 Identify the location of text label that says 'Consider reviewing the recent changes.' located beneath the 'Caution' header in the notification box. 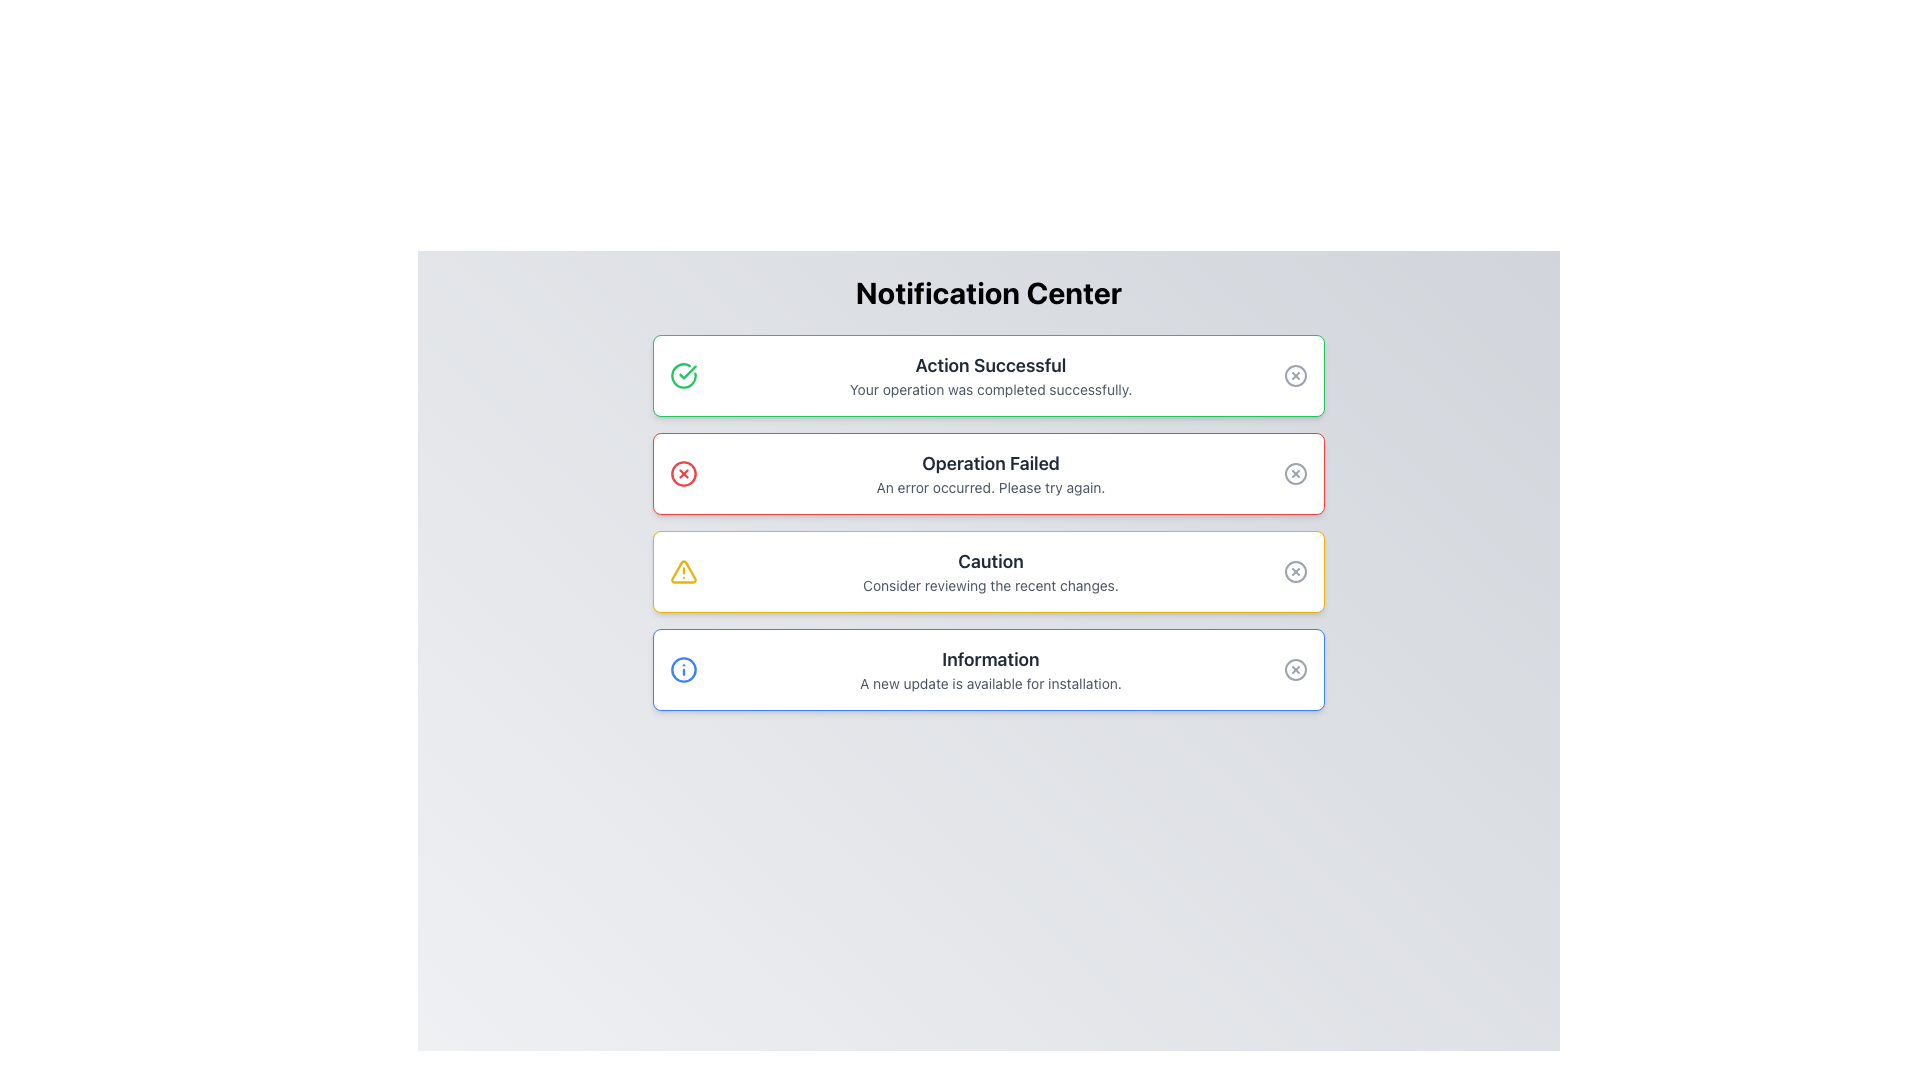
(990, 585).